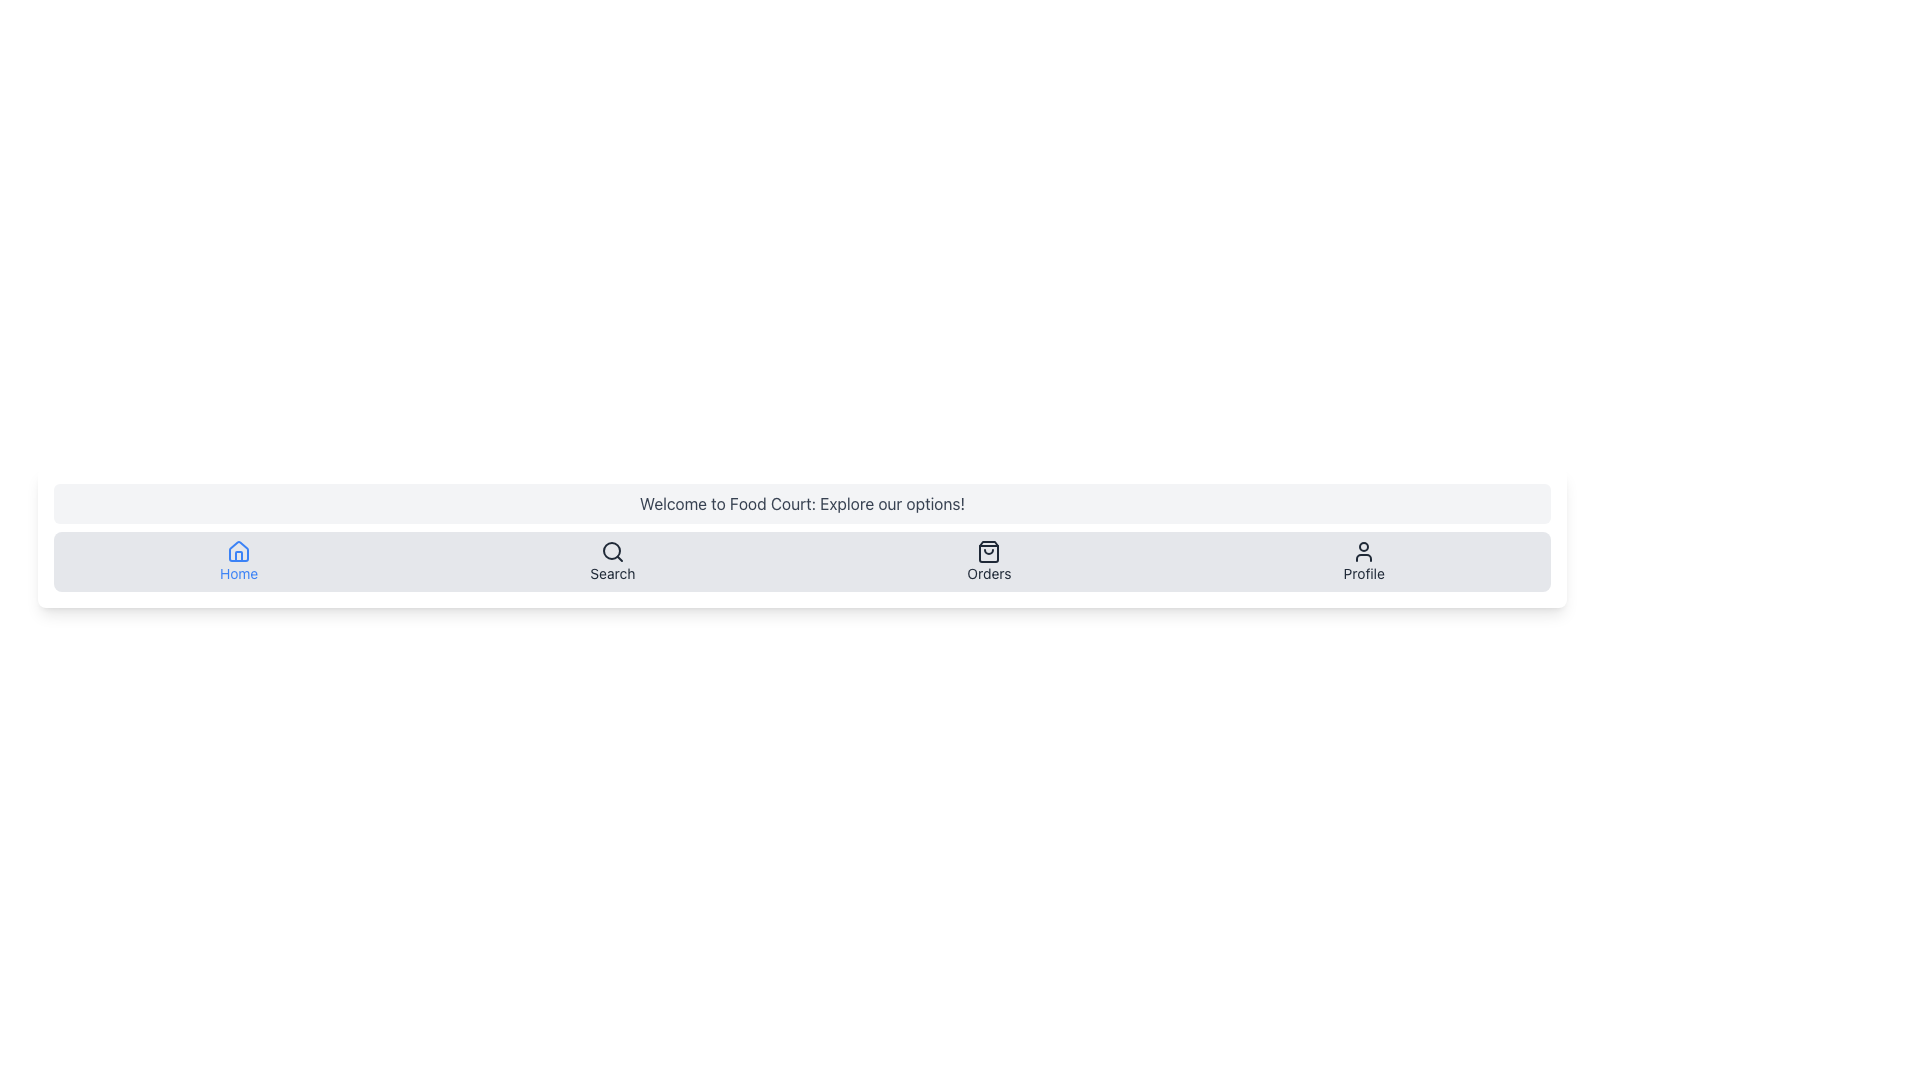  I want to click on the house-shaped icon in the bottom center navigation bar, so click(239, 551).